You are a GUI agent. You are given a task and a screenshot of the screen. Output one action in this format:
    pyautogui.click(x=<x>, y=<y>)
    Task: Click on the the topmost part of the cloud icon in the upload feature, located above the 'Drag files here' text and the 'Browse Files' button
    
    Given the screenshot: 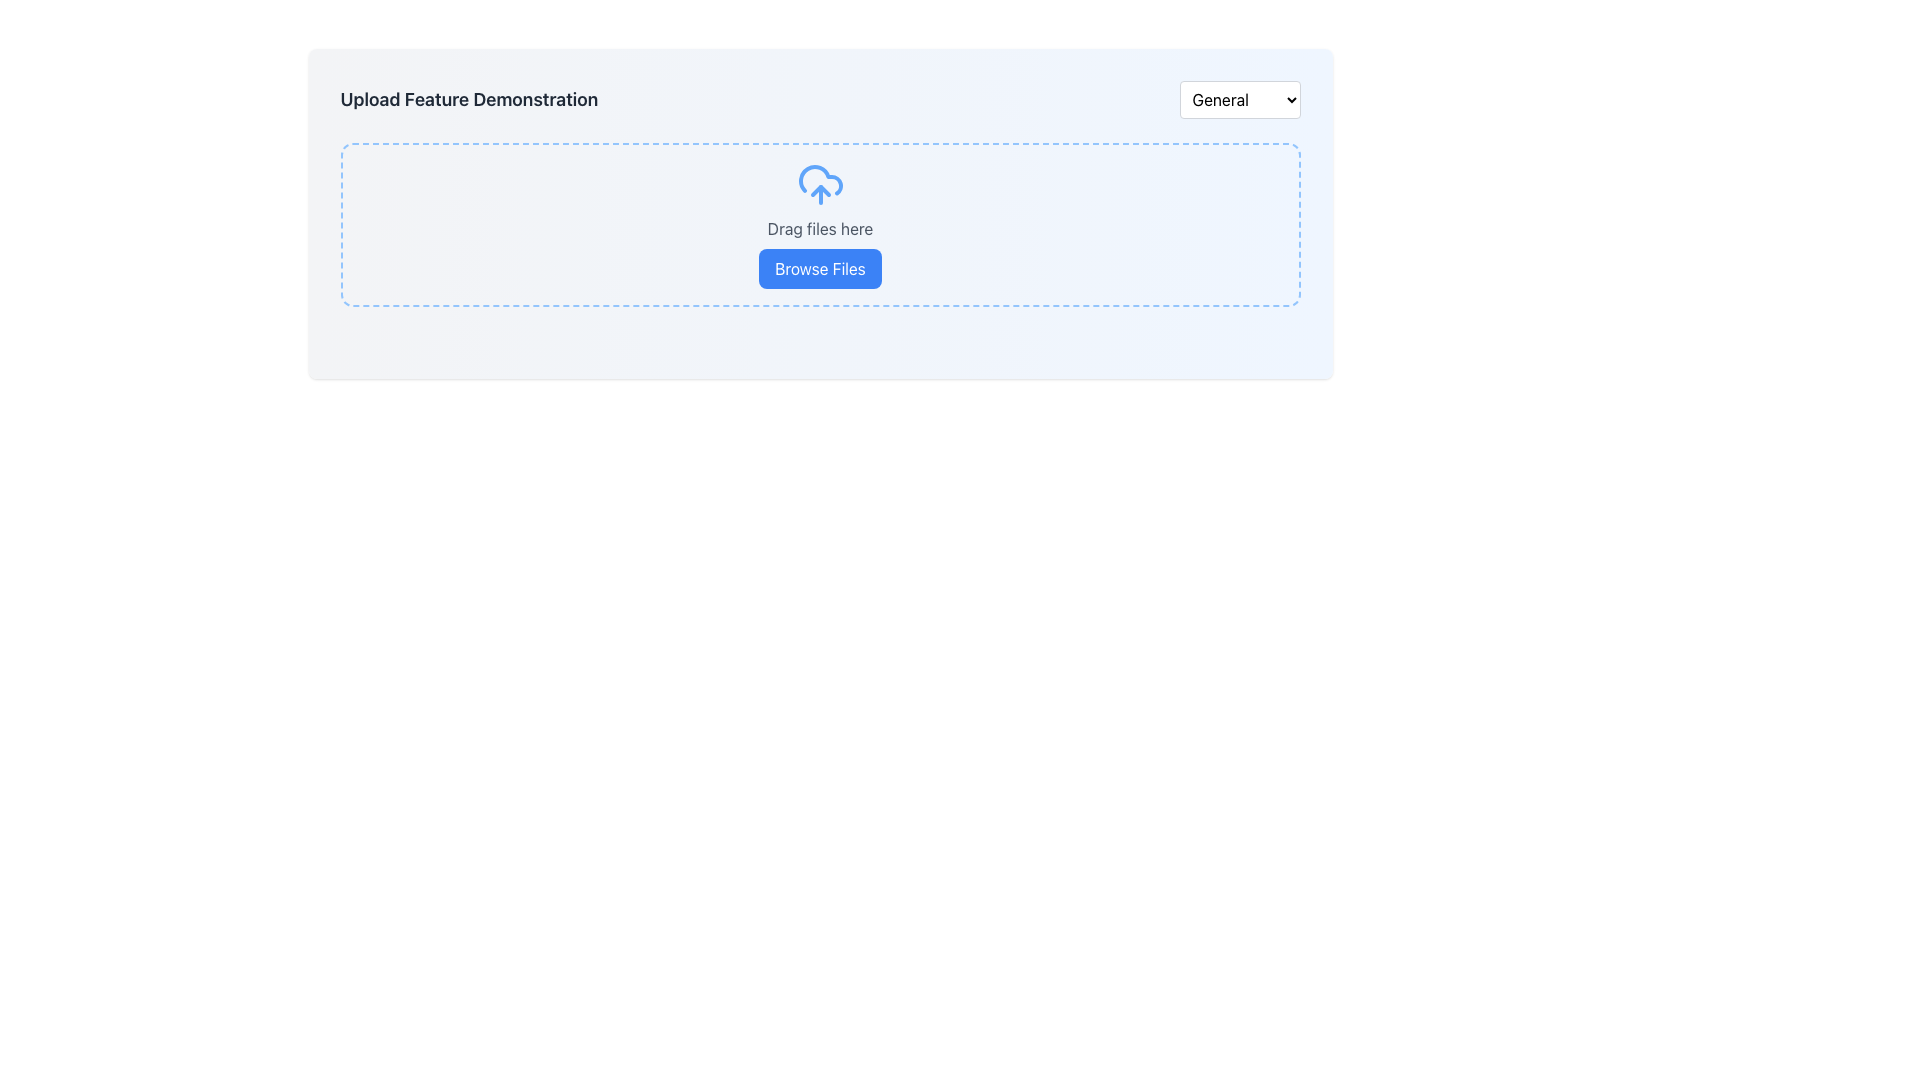 What is the action you would take?
    pyautogui.click(x=820, y=180)
    